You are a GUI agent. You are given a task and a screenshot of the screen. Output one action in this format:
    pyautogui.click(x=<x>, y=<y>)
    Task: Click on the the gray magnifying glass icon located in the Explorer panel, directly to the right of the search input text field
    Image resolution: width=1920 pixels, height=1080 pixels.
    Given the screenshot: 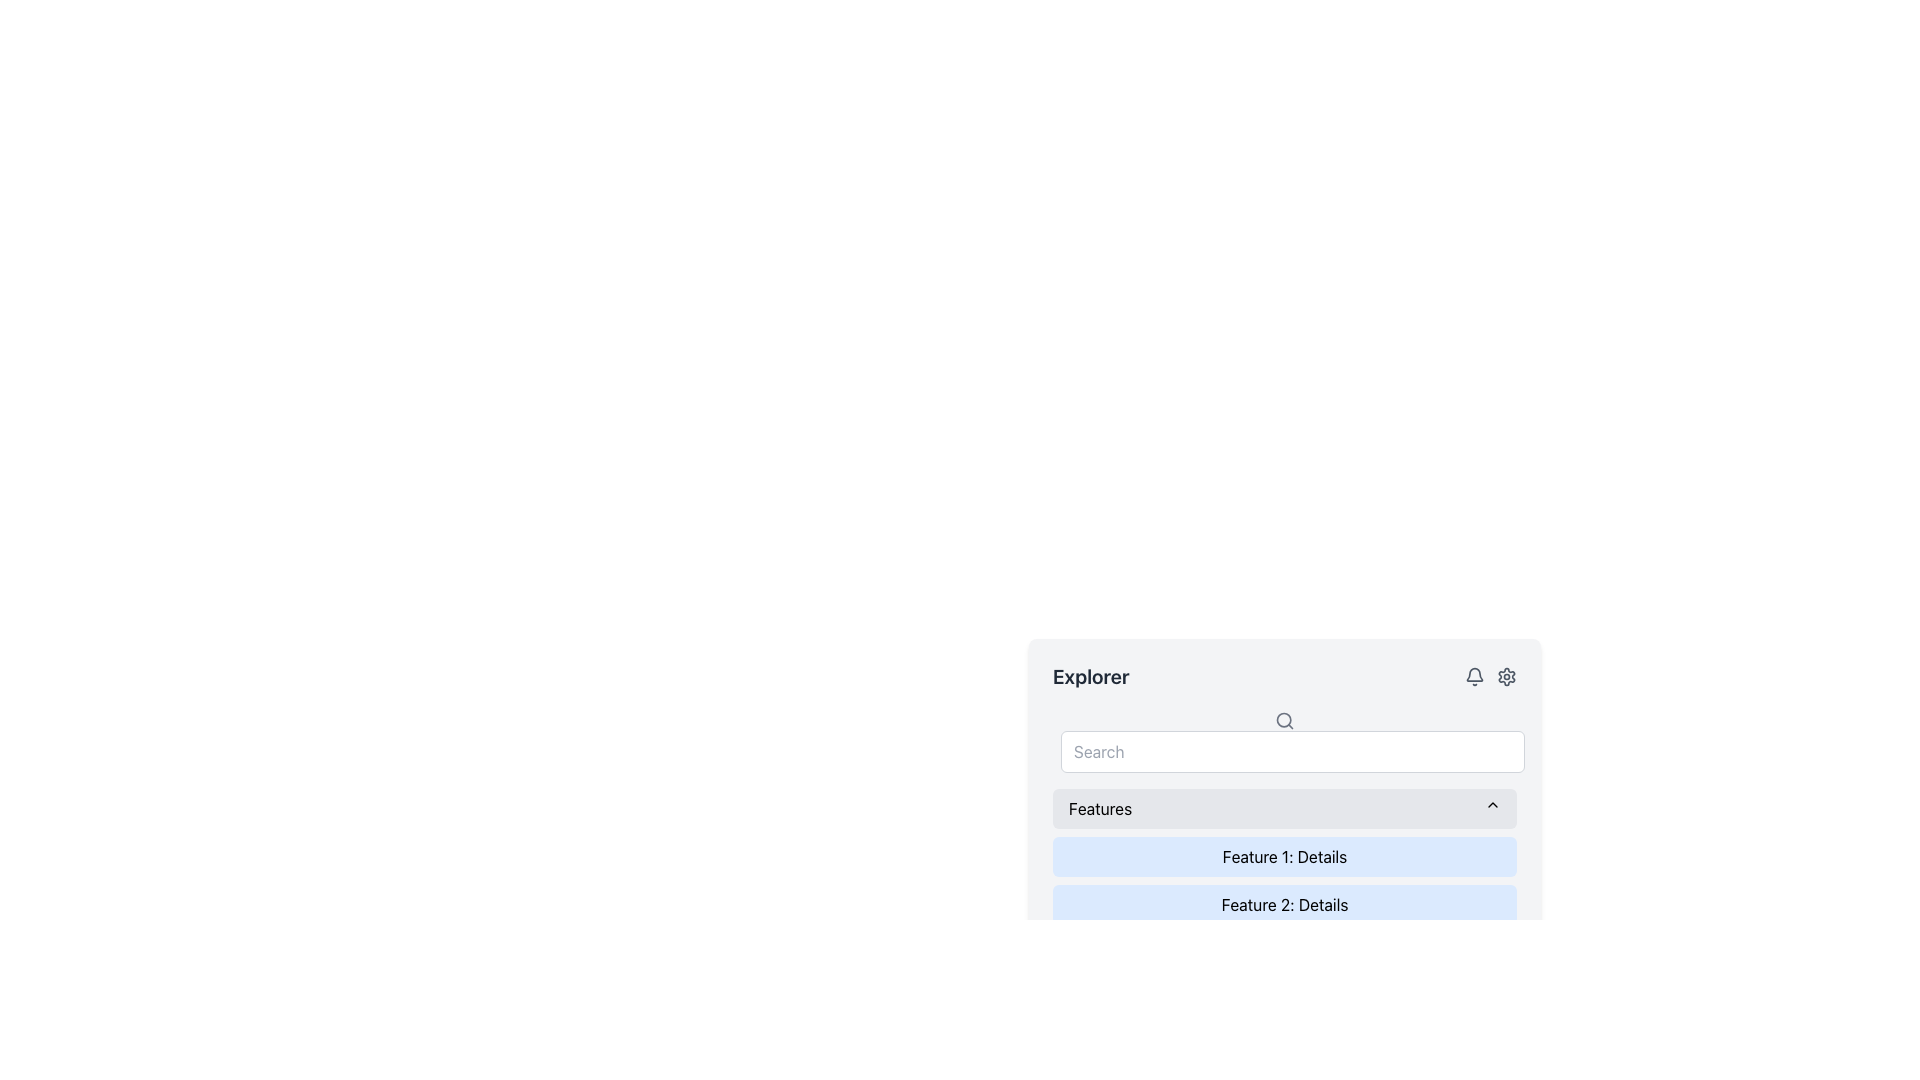 What is the action you would take?
    pyautogui.click(x=1285, y=720)
    